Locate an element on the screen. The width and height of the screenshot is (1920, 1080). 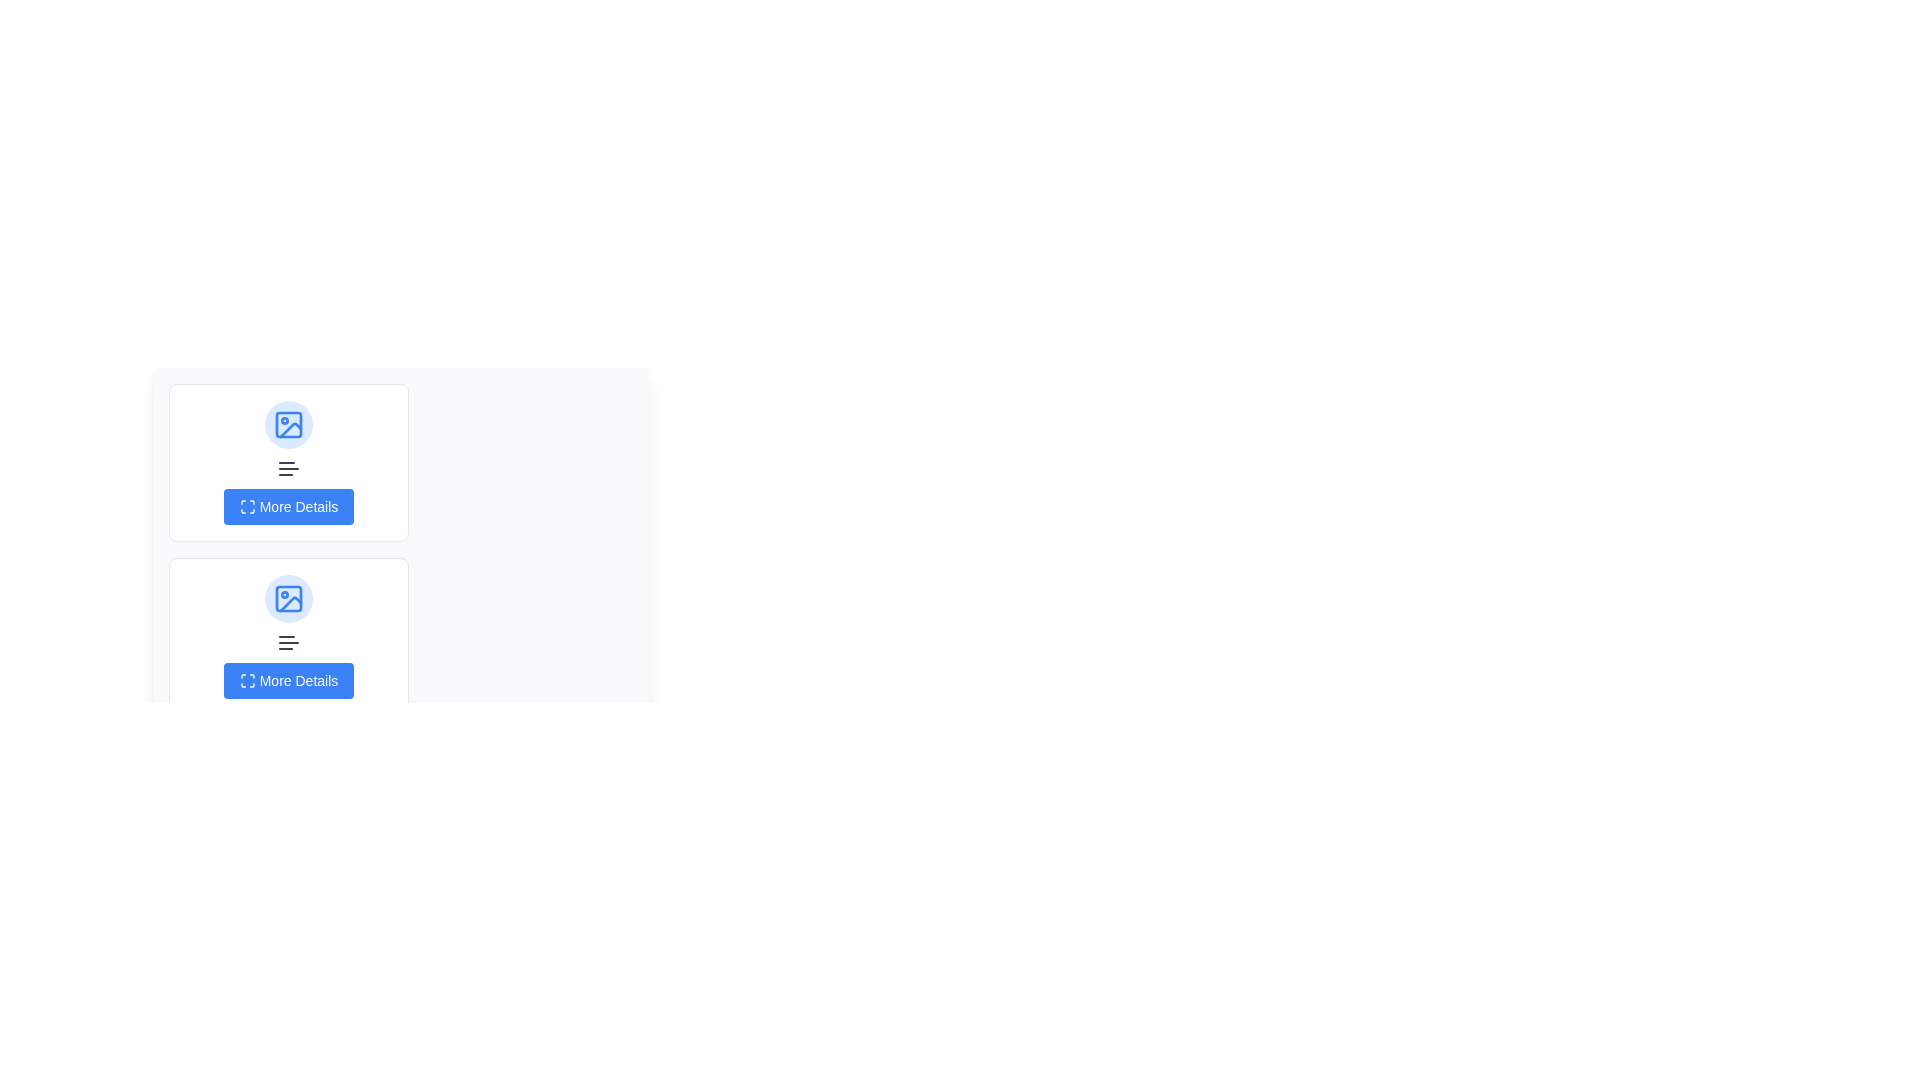
the blue rectangular button labeled 'More Details' with a maximize icon is located at coordinates (287, 680).